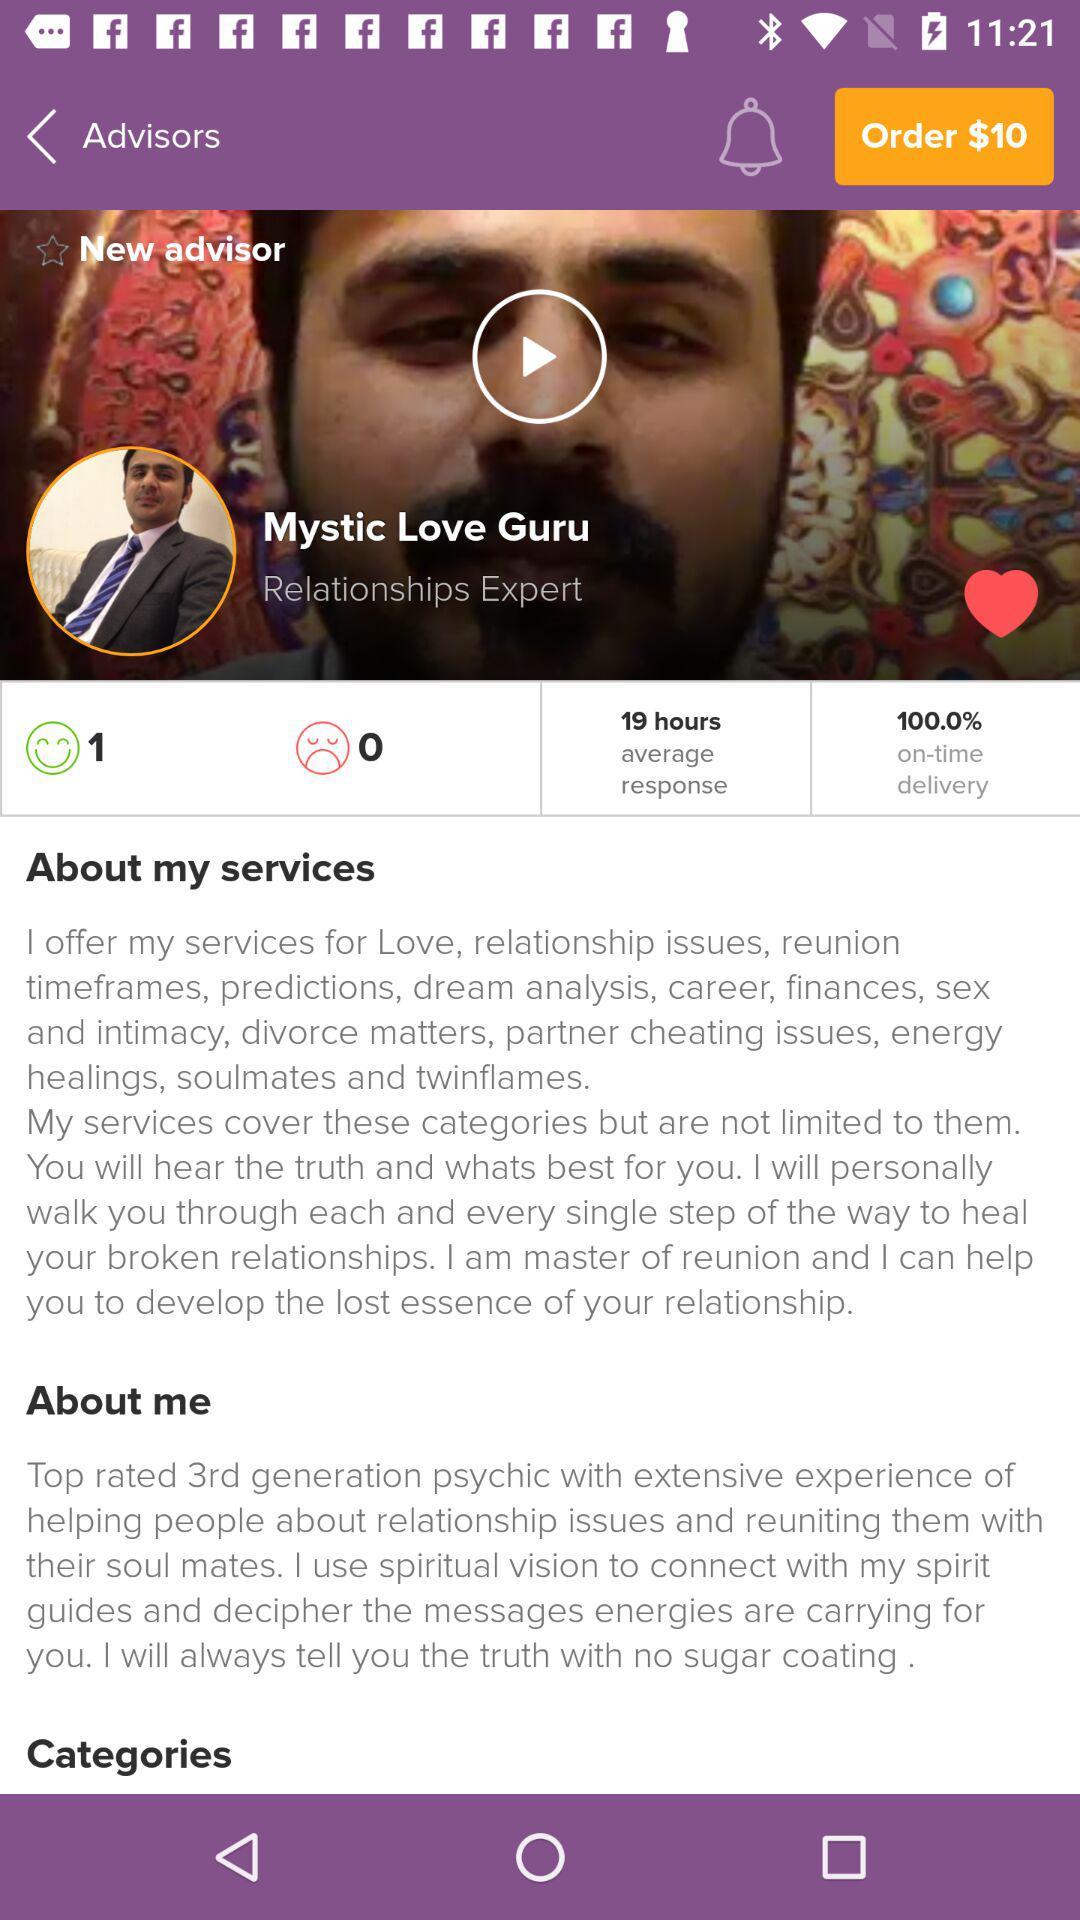 This screenshot has width=1080, height=1920. What do you see at coordinates (538, 356) in the screenshot?
I see `the play icon` at bounding box center [538, 356].